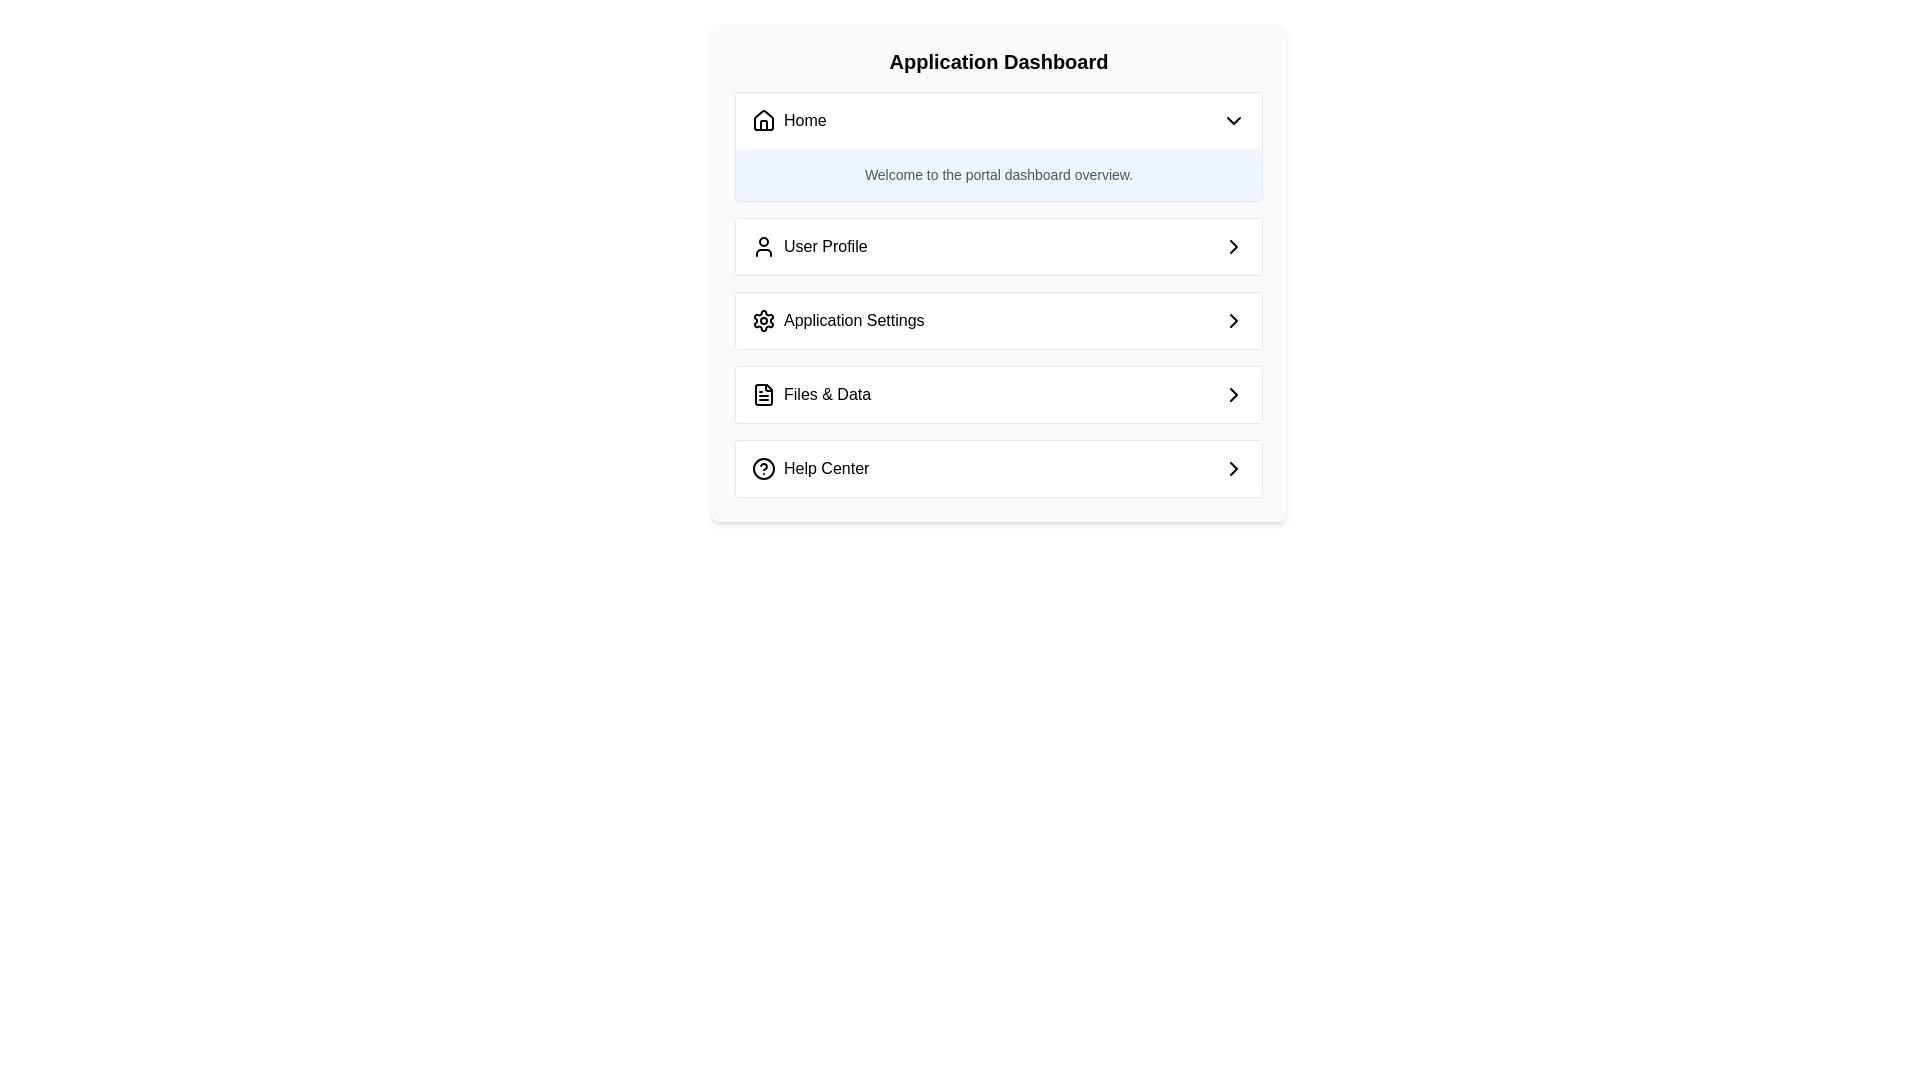  Describe the element at coordinates (1232, 394) in the screenshot. I see `the rightward-pointing chevron icon button located on the right side of the 'Files & Data' list item in the 'Application Dashboard'` at that location.